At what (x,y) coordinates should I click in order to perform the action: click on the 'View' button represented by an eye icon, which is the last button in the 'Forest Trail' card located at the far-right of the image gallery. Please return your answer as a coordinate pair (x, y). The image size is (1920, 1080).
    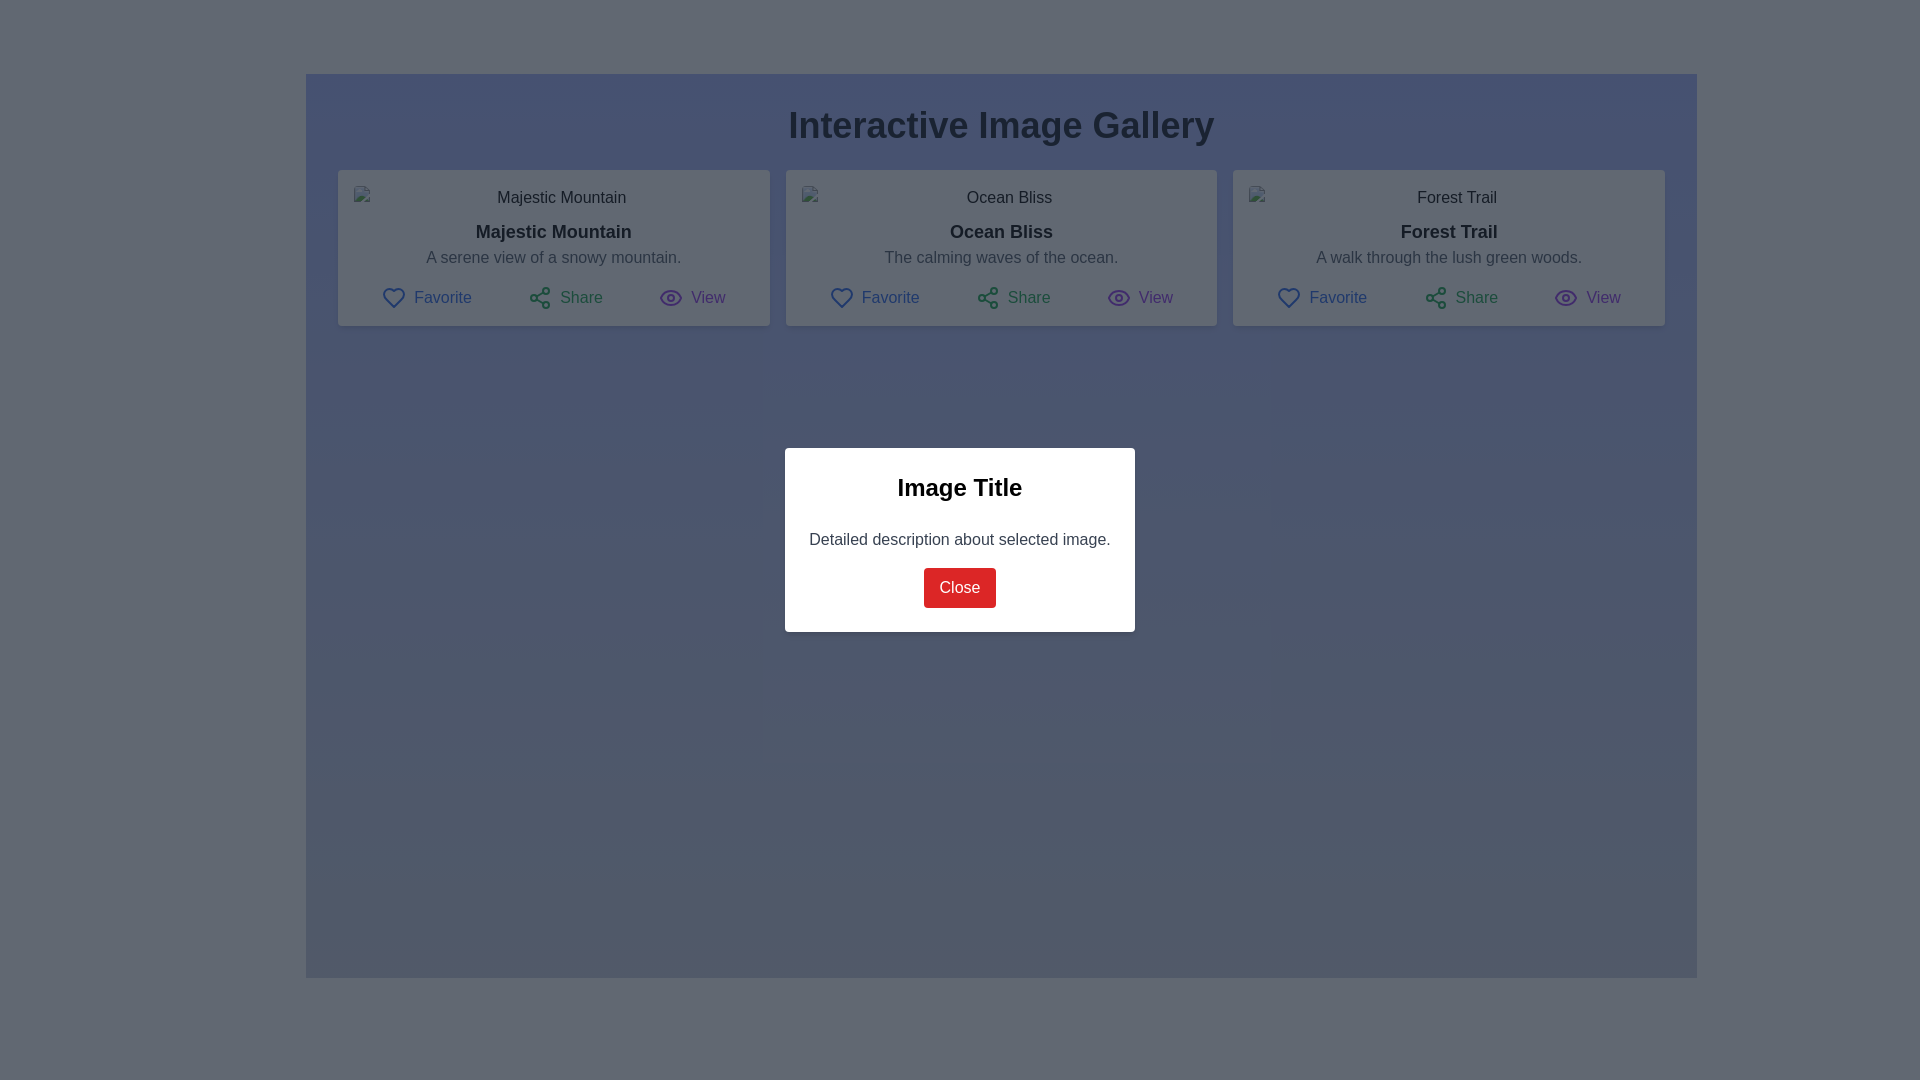
    Looking at the image, I should click on (1565, 297).